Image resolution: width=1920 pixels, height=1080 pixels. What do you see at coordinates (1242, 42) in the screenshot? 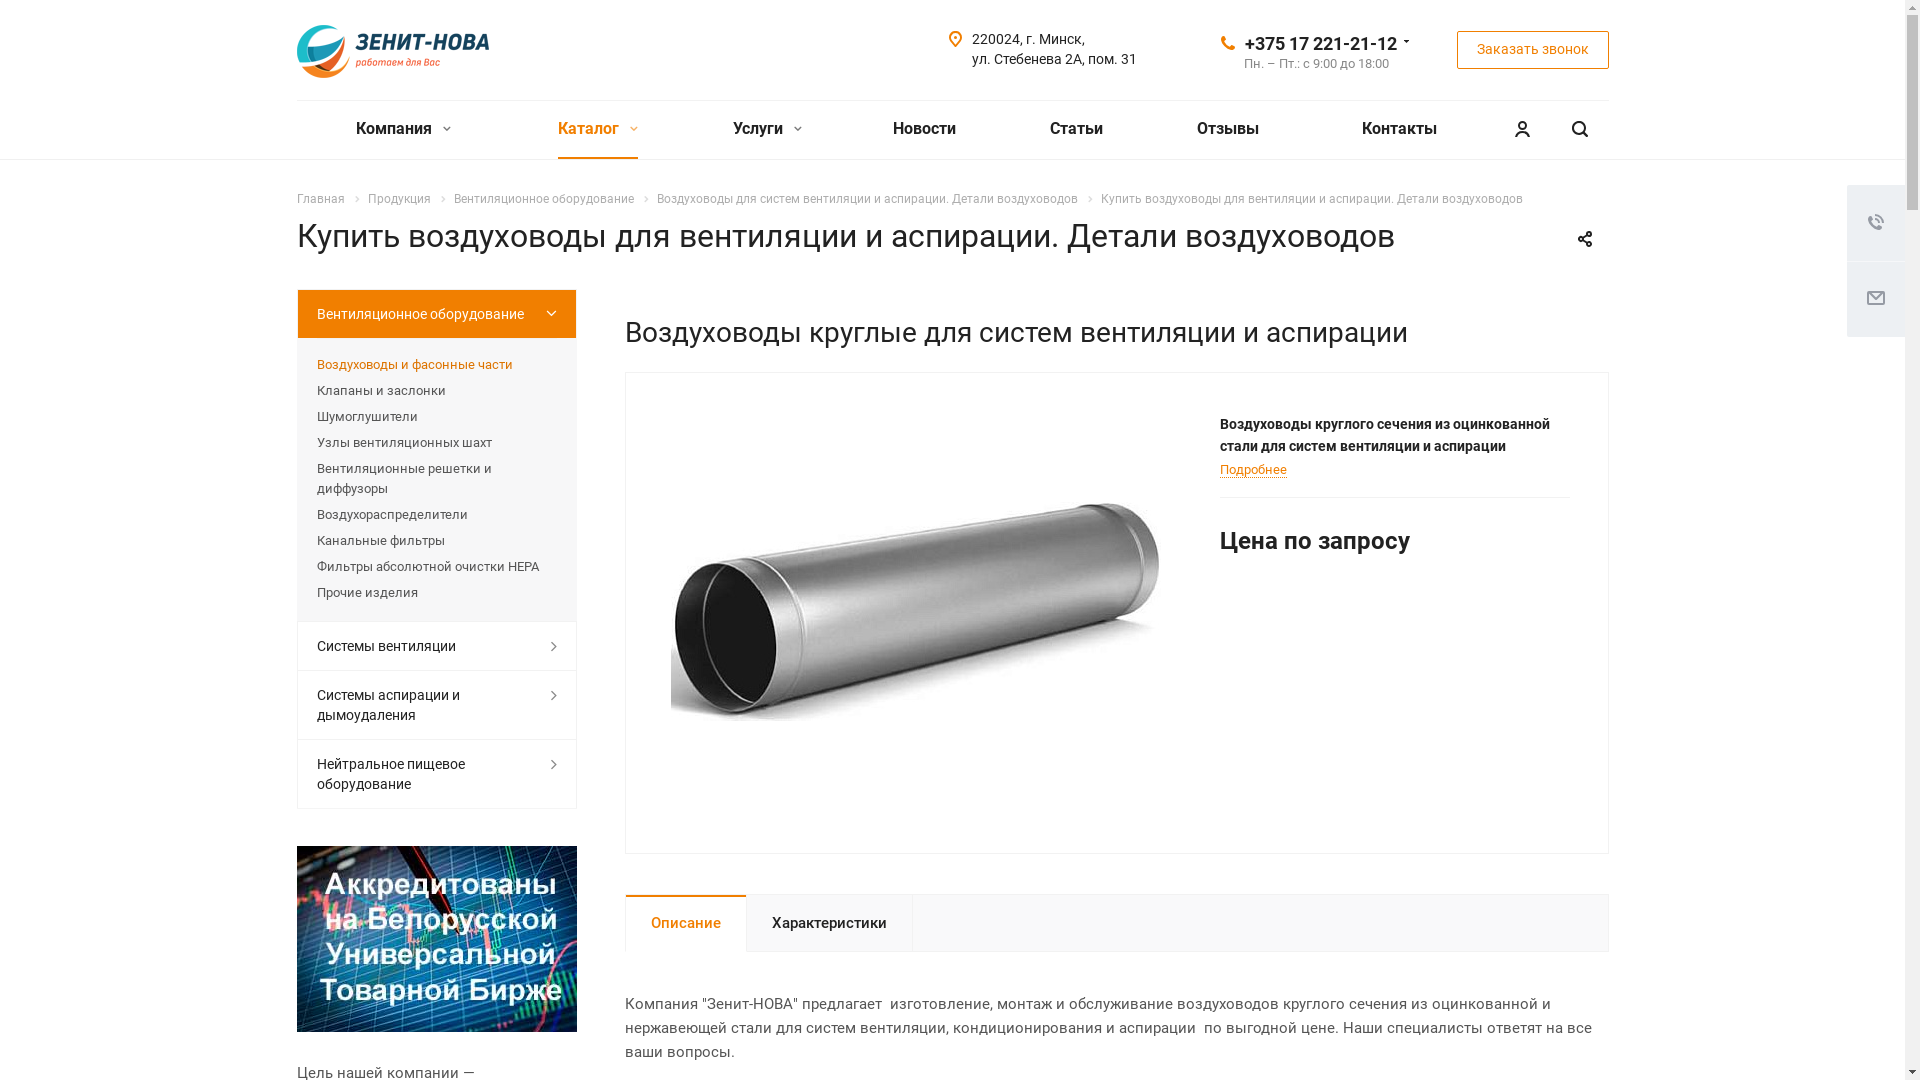
I see `'+375 17 221-21-12'` at bounding box center [1242, 42].